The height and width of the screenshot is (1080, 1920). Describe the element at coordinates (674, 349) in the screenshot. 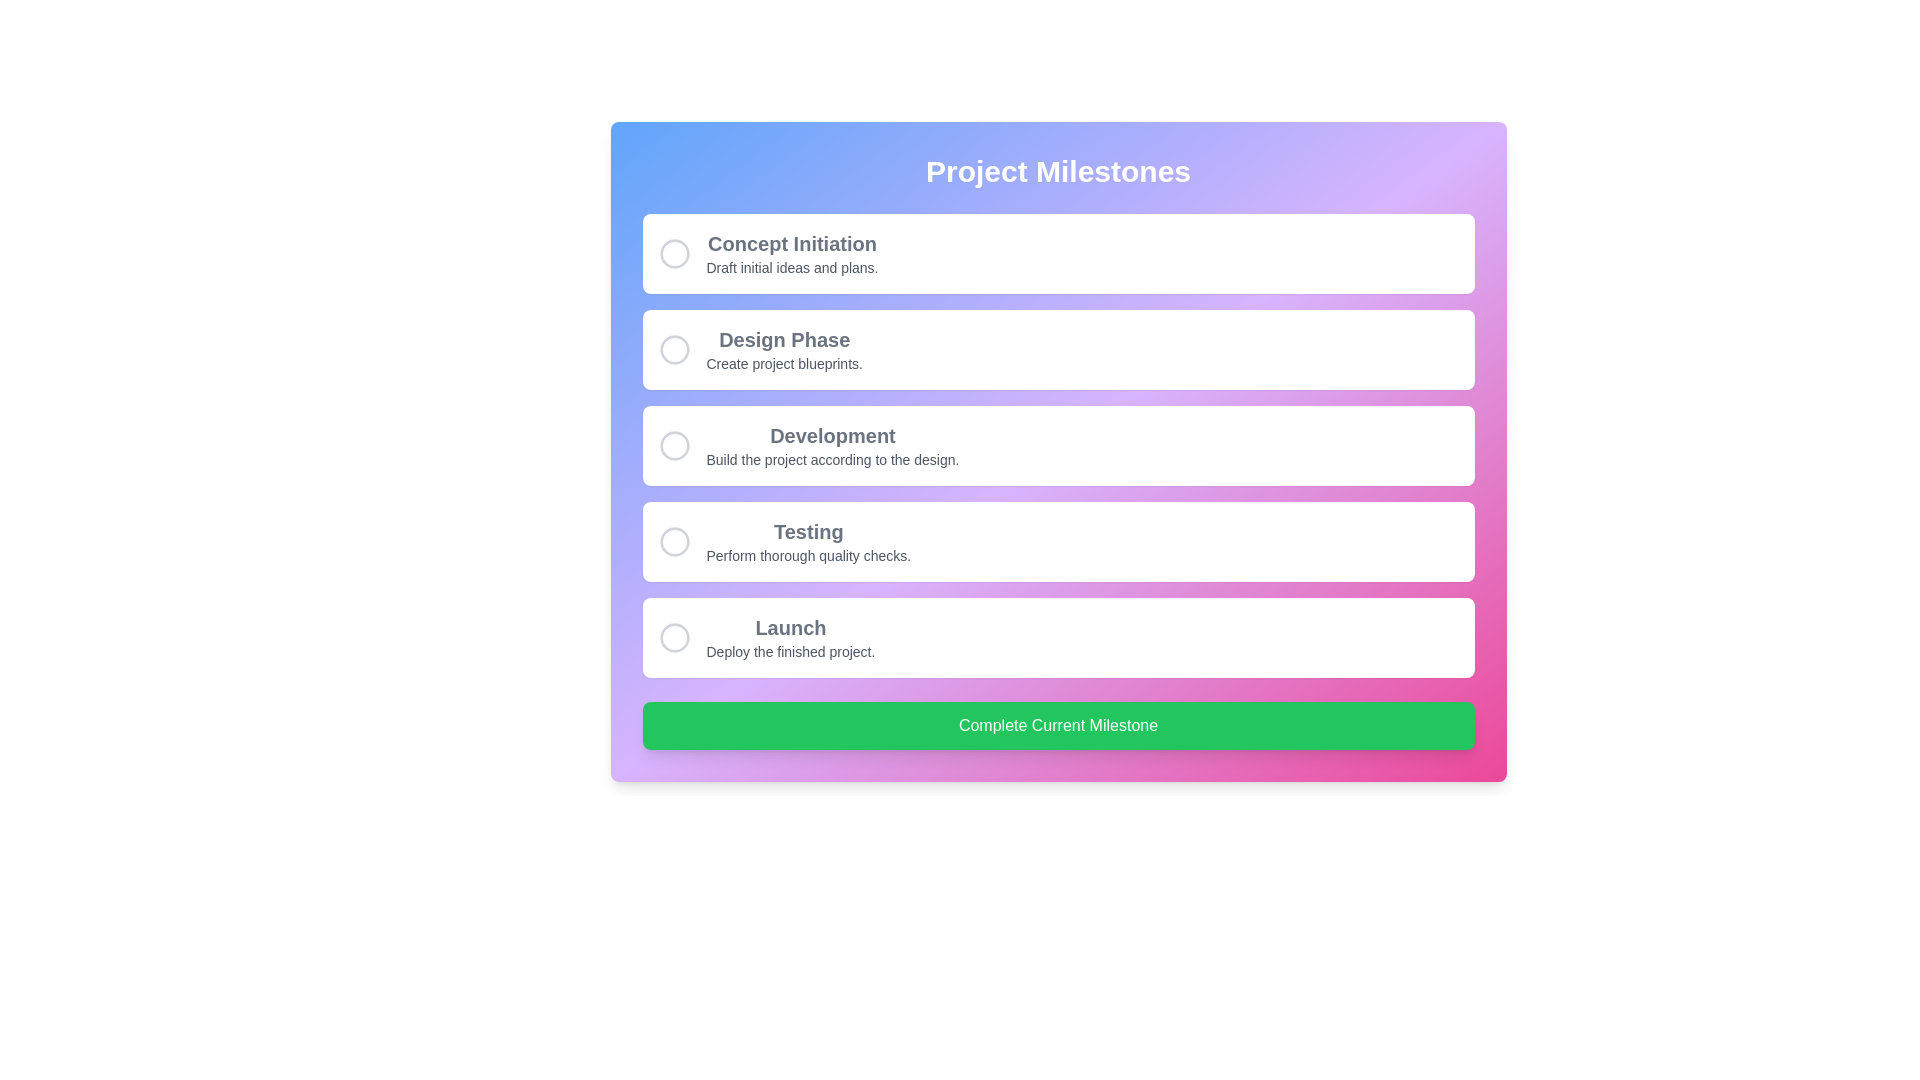

I see `the circular decorative icon or progress indicator located at the left side of the 'Design Phase' milestone in the vertical list` at that location.